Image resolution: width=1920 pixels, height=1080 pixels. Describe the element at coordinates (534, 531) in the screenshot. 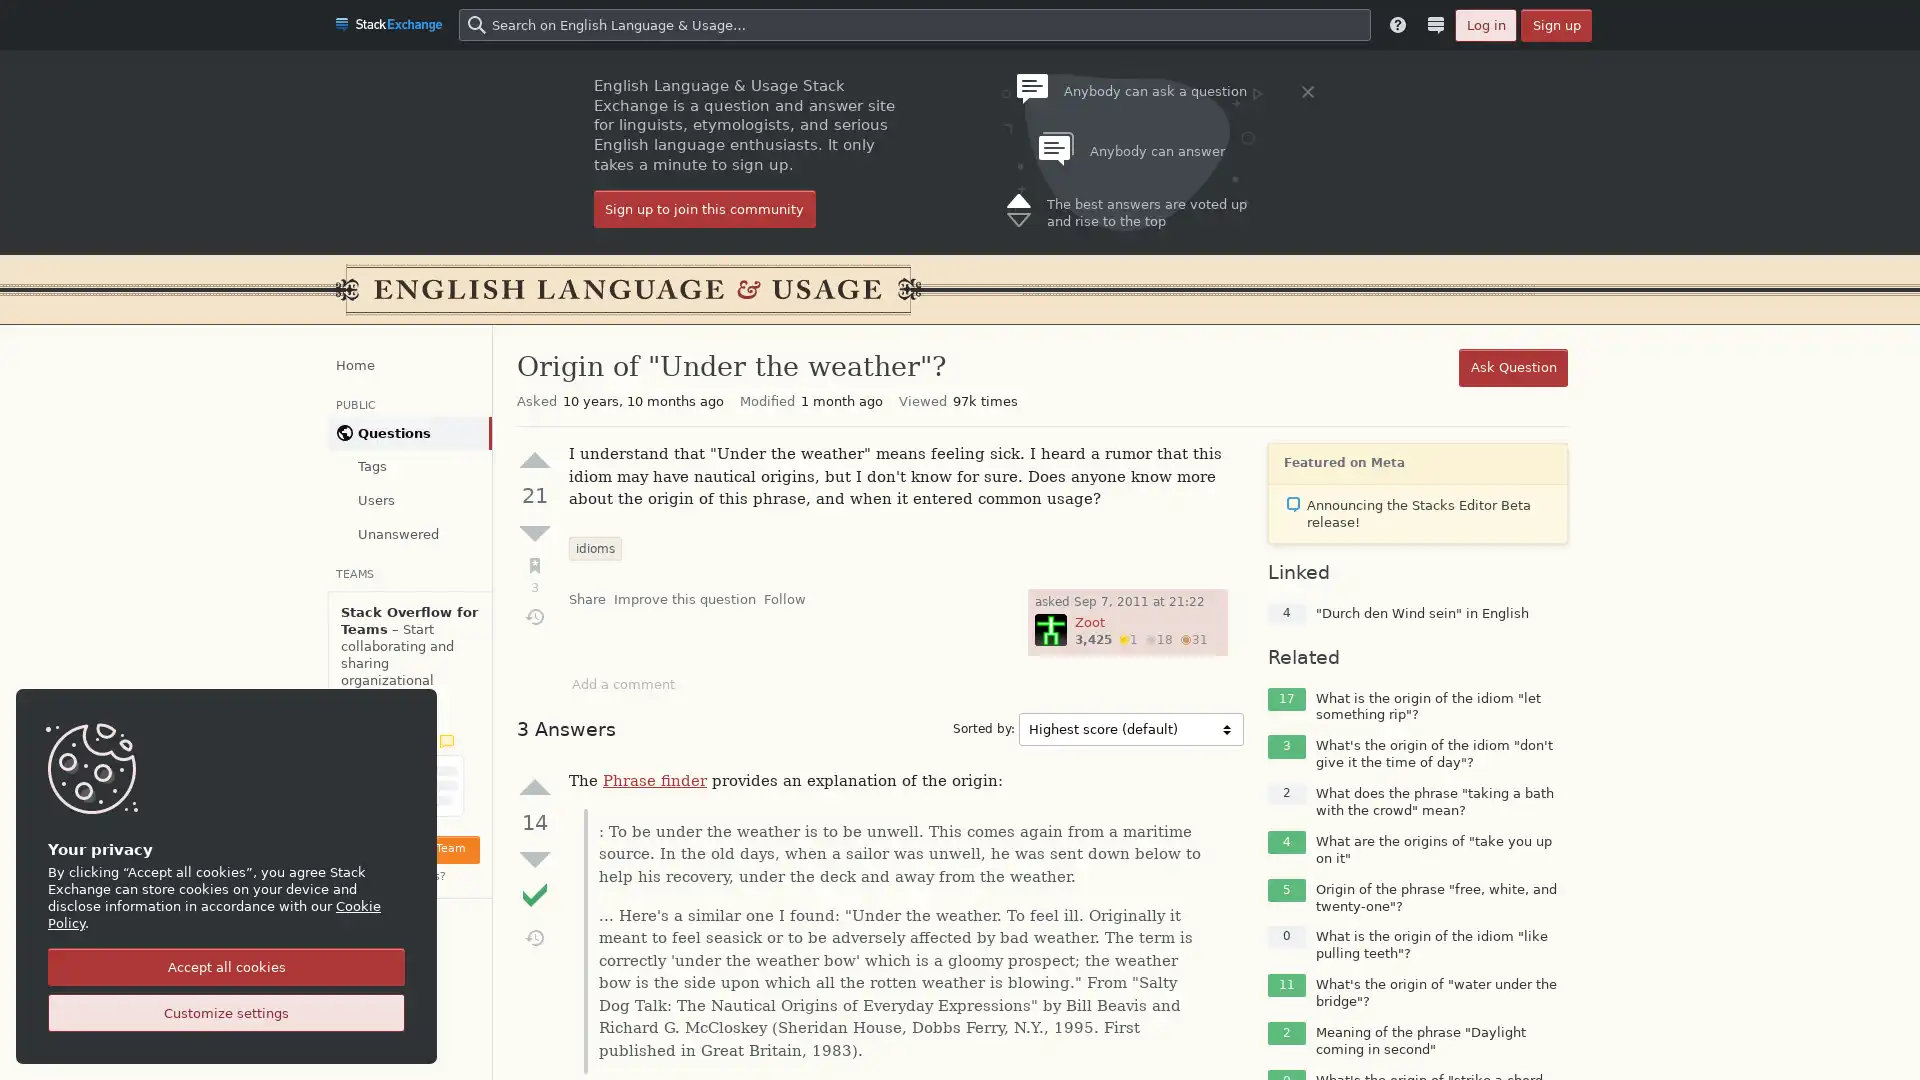

I see `Down vote` at that location.